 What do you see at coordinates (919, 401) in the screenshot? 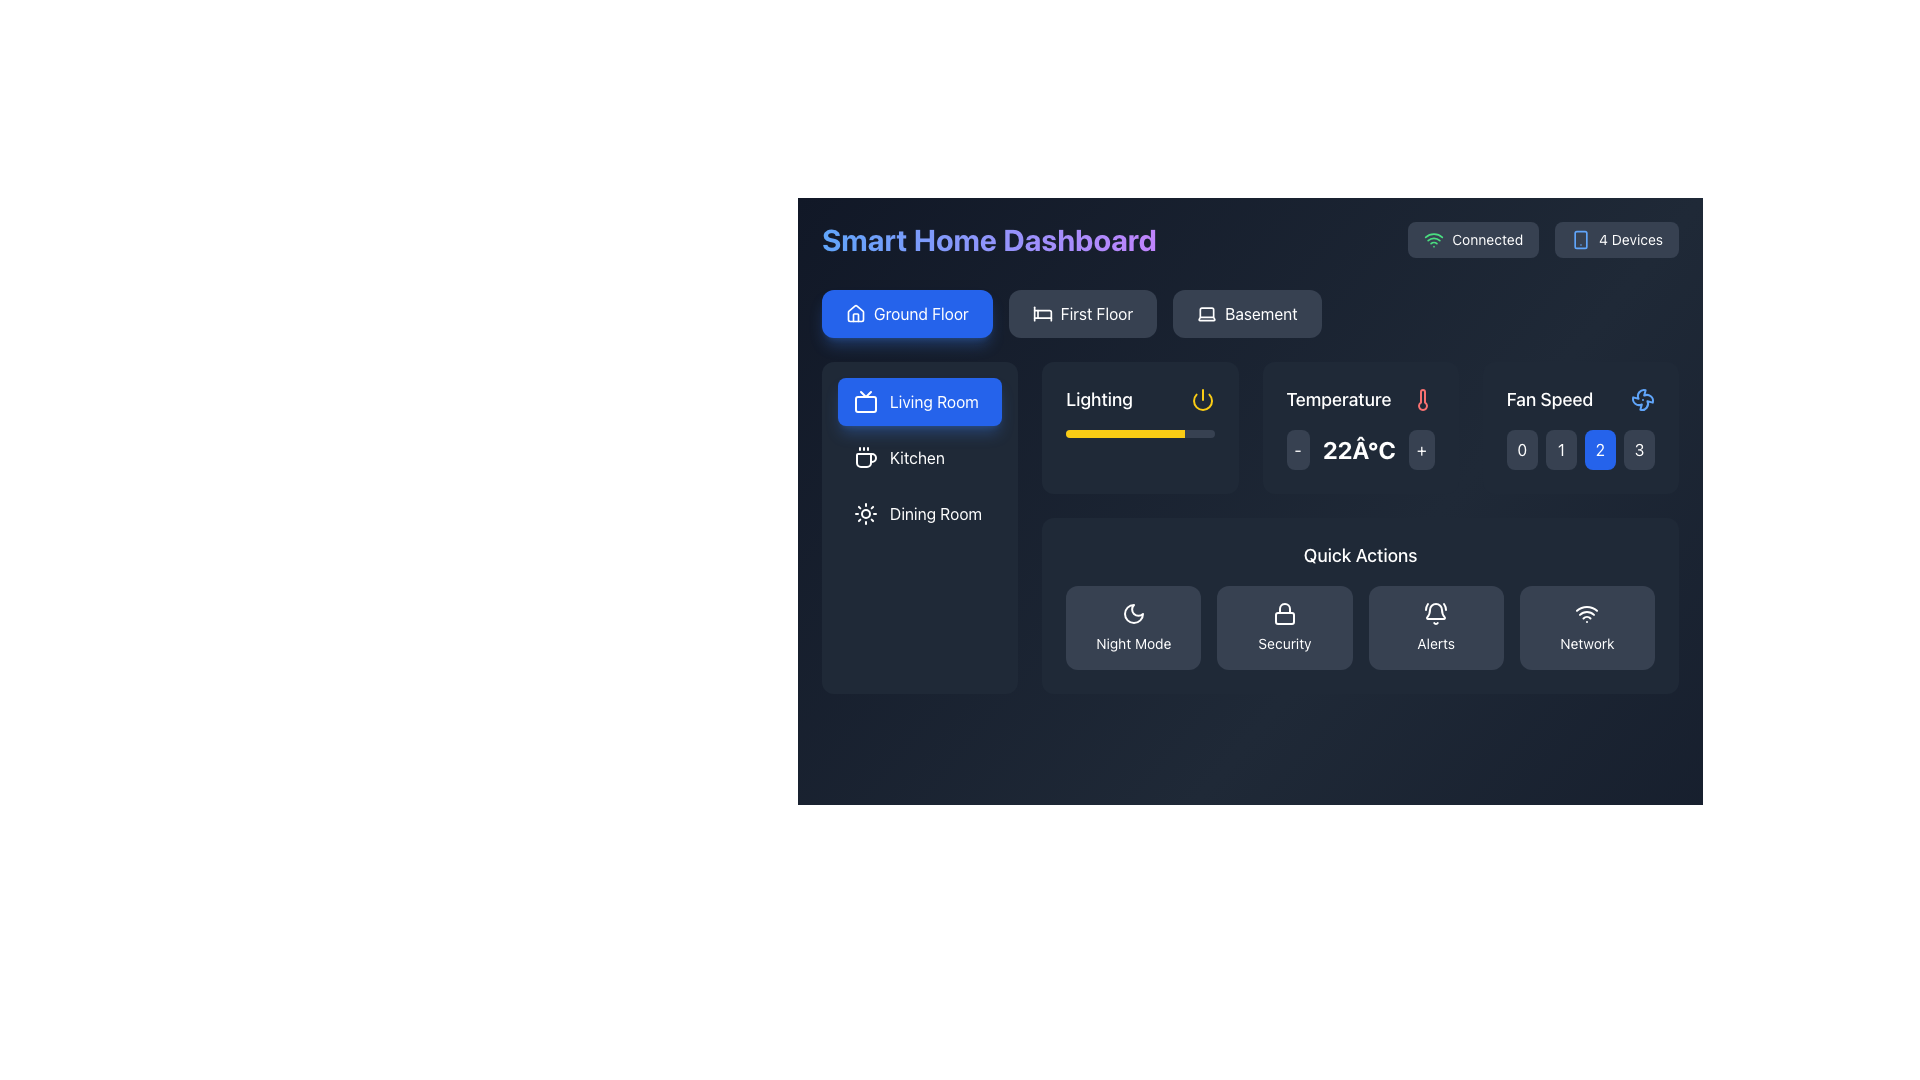
I see `the 'Living Room' button which is a rectangular button with rounded corners, solid blue color, featuring a TV icon on the left and the text 'Living Room' to its right, located in the vertical navigation panel on the left side of the interface` at bounding box center [919, 401].